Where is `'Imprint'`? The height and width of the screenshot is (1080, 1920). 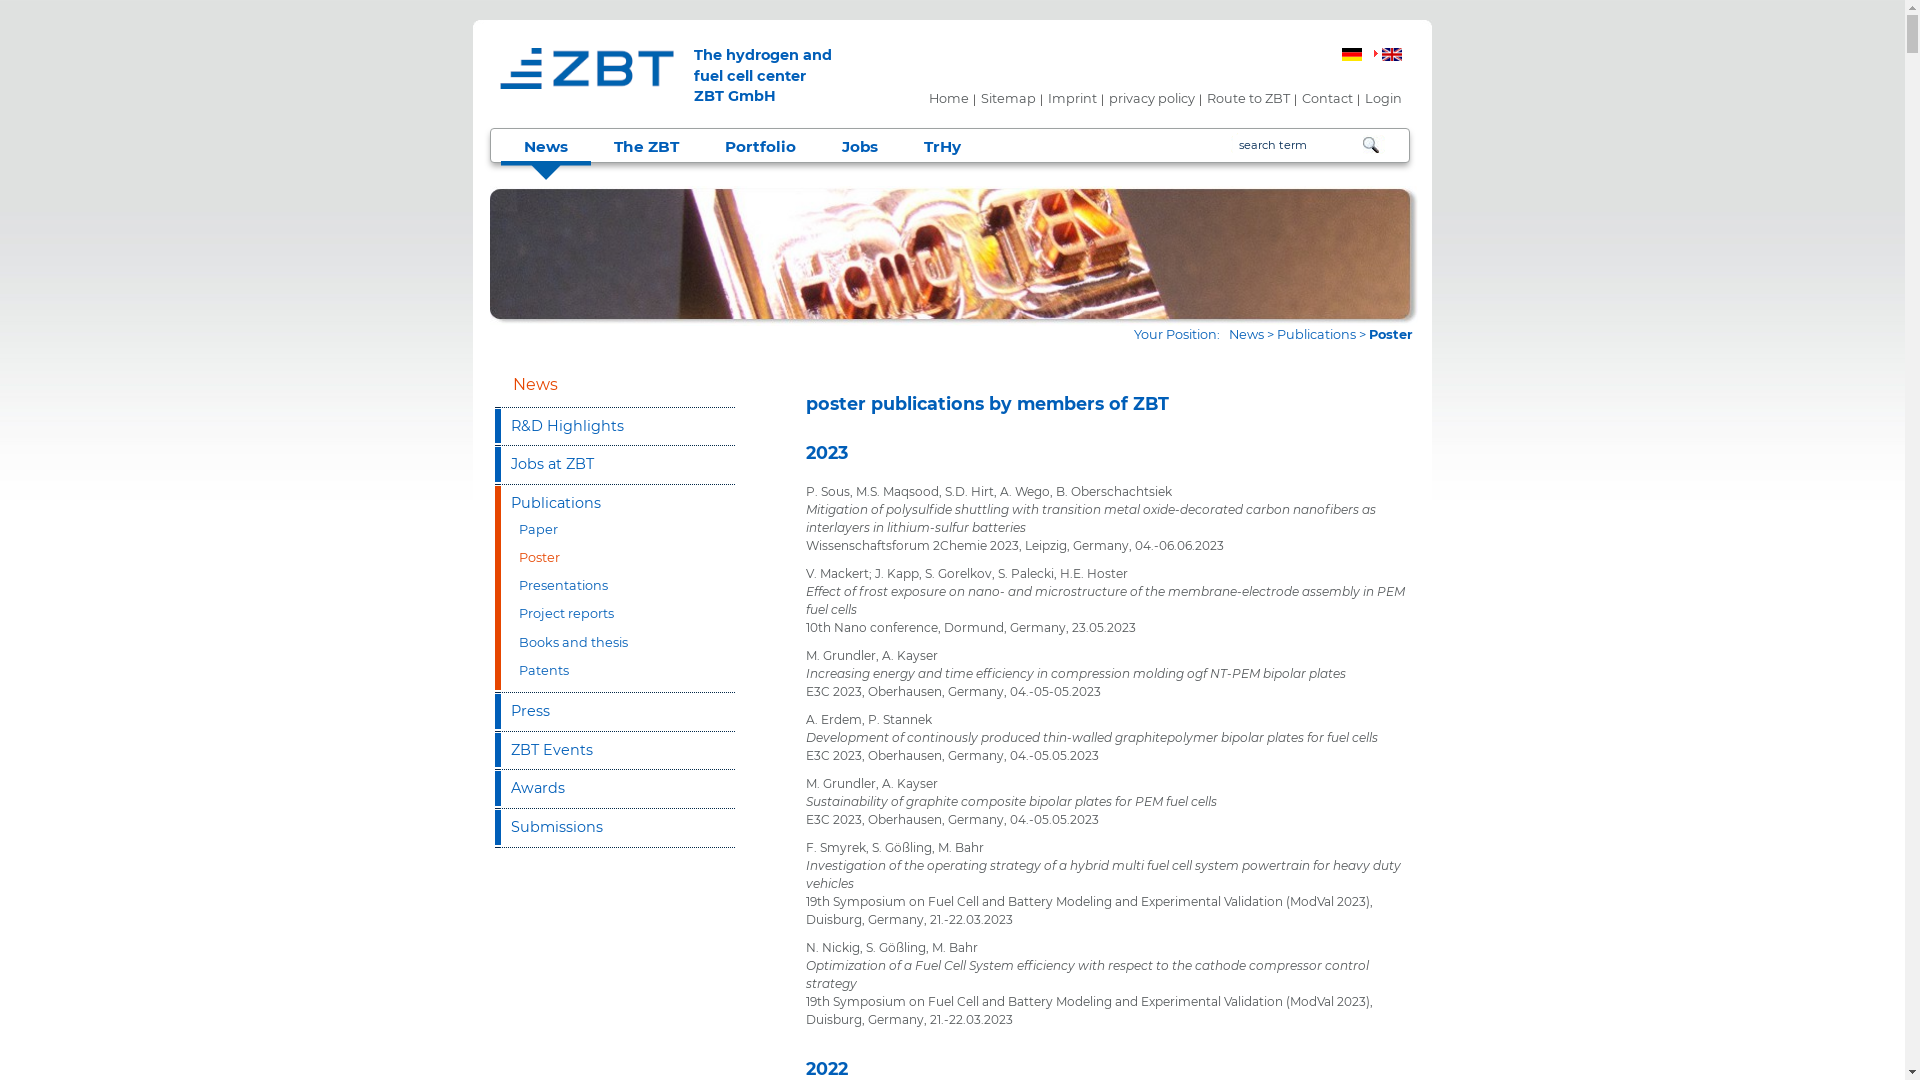 'Imprint' is located at coordinates (1071, 99).